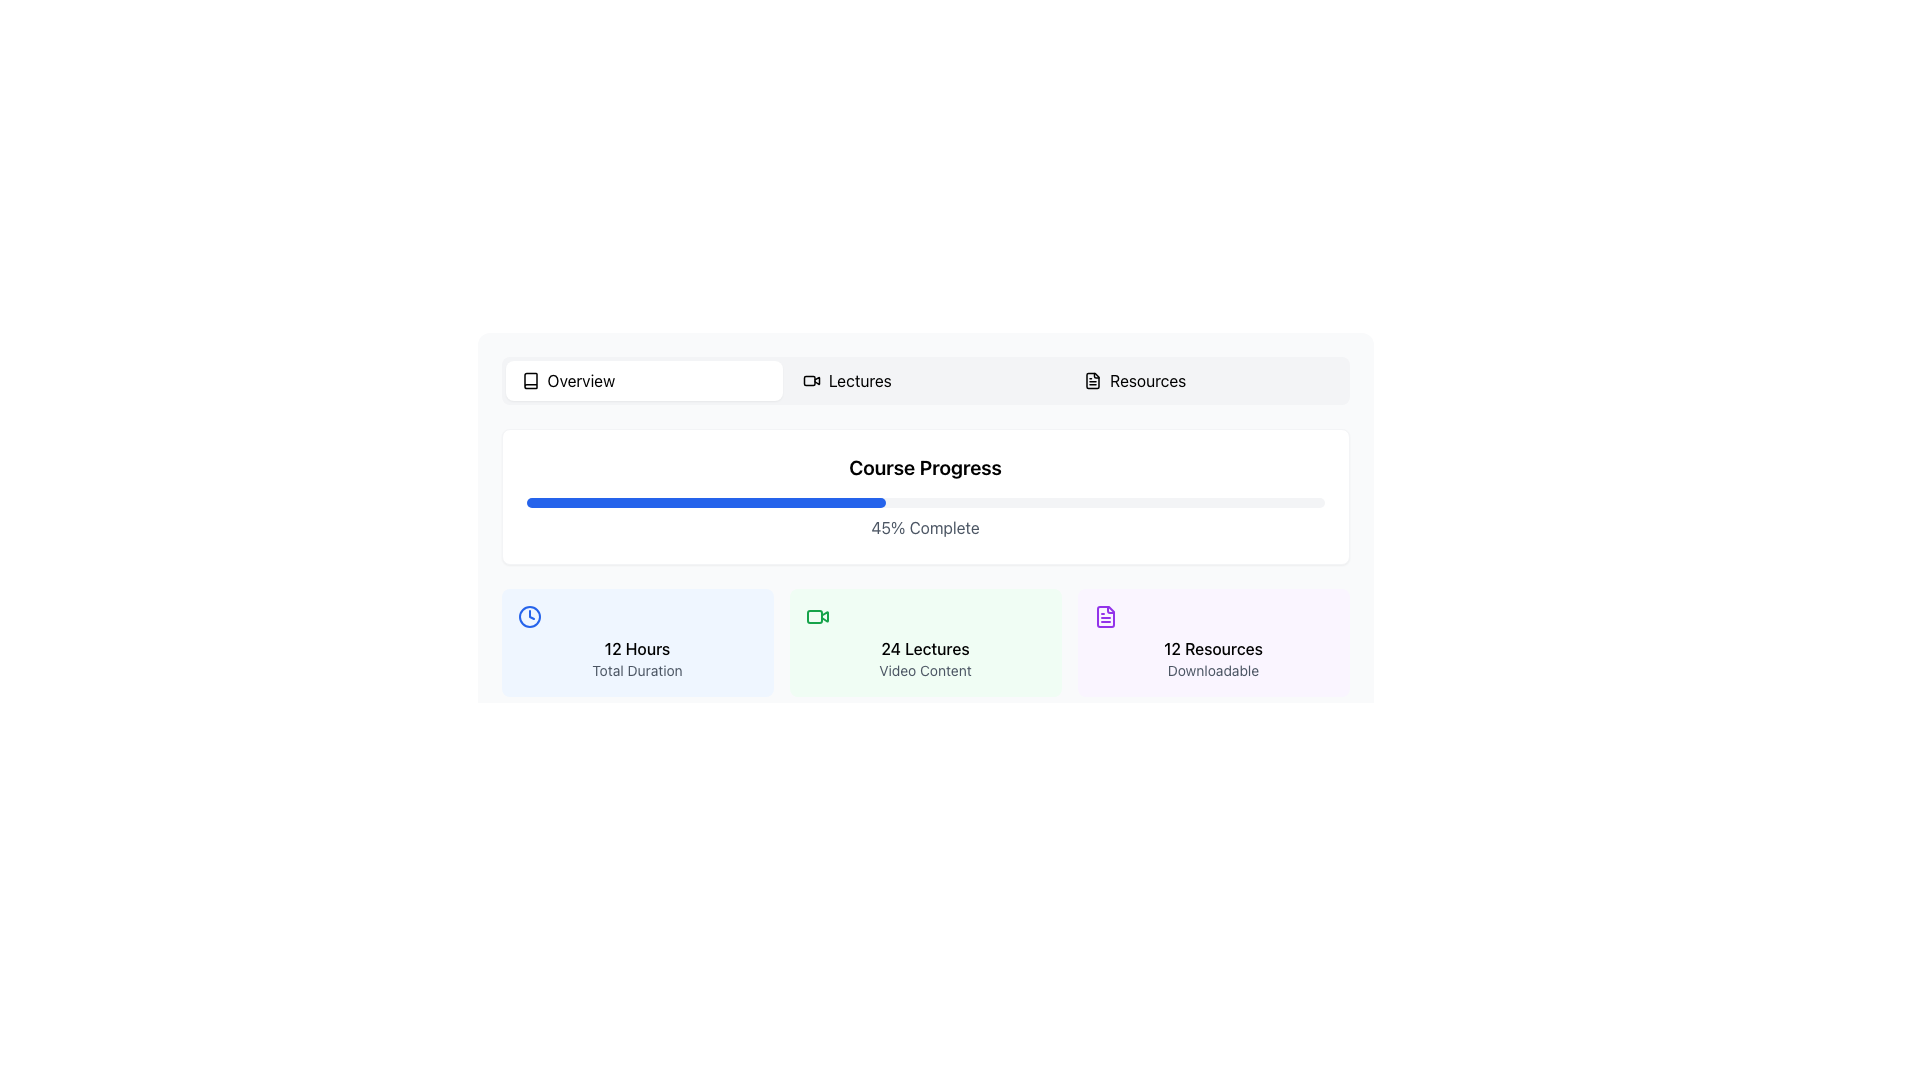  What do you see at coordinates (529, 616) in the screenshot?
I see `the clock icon that represents the duration of '12 Hours' in the top-left section of the associated card` at bounding box center [529, 616].